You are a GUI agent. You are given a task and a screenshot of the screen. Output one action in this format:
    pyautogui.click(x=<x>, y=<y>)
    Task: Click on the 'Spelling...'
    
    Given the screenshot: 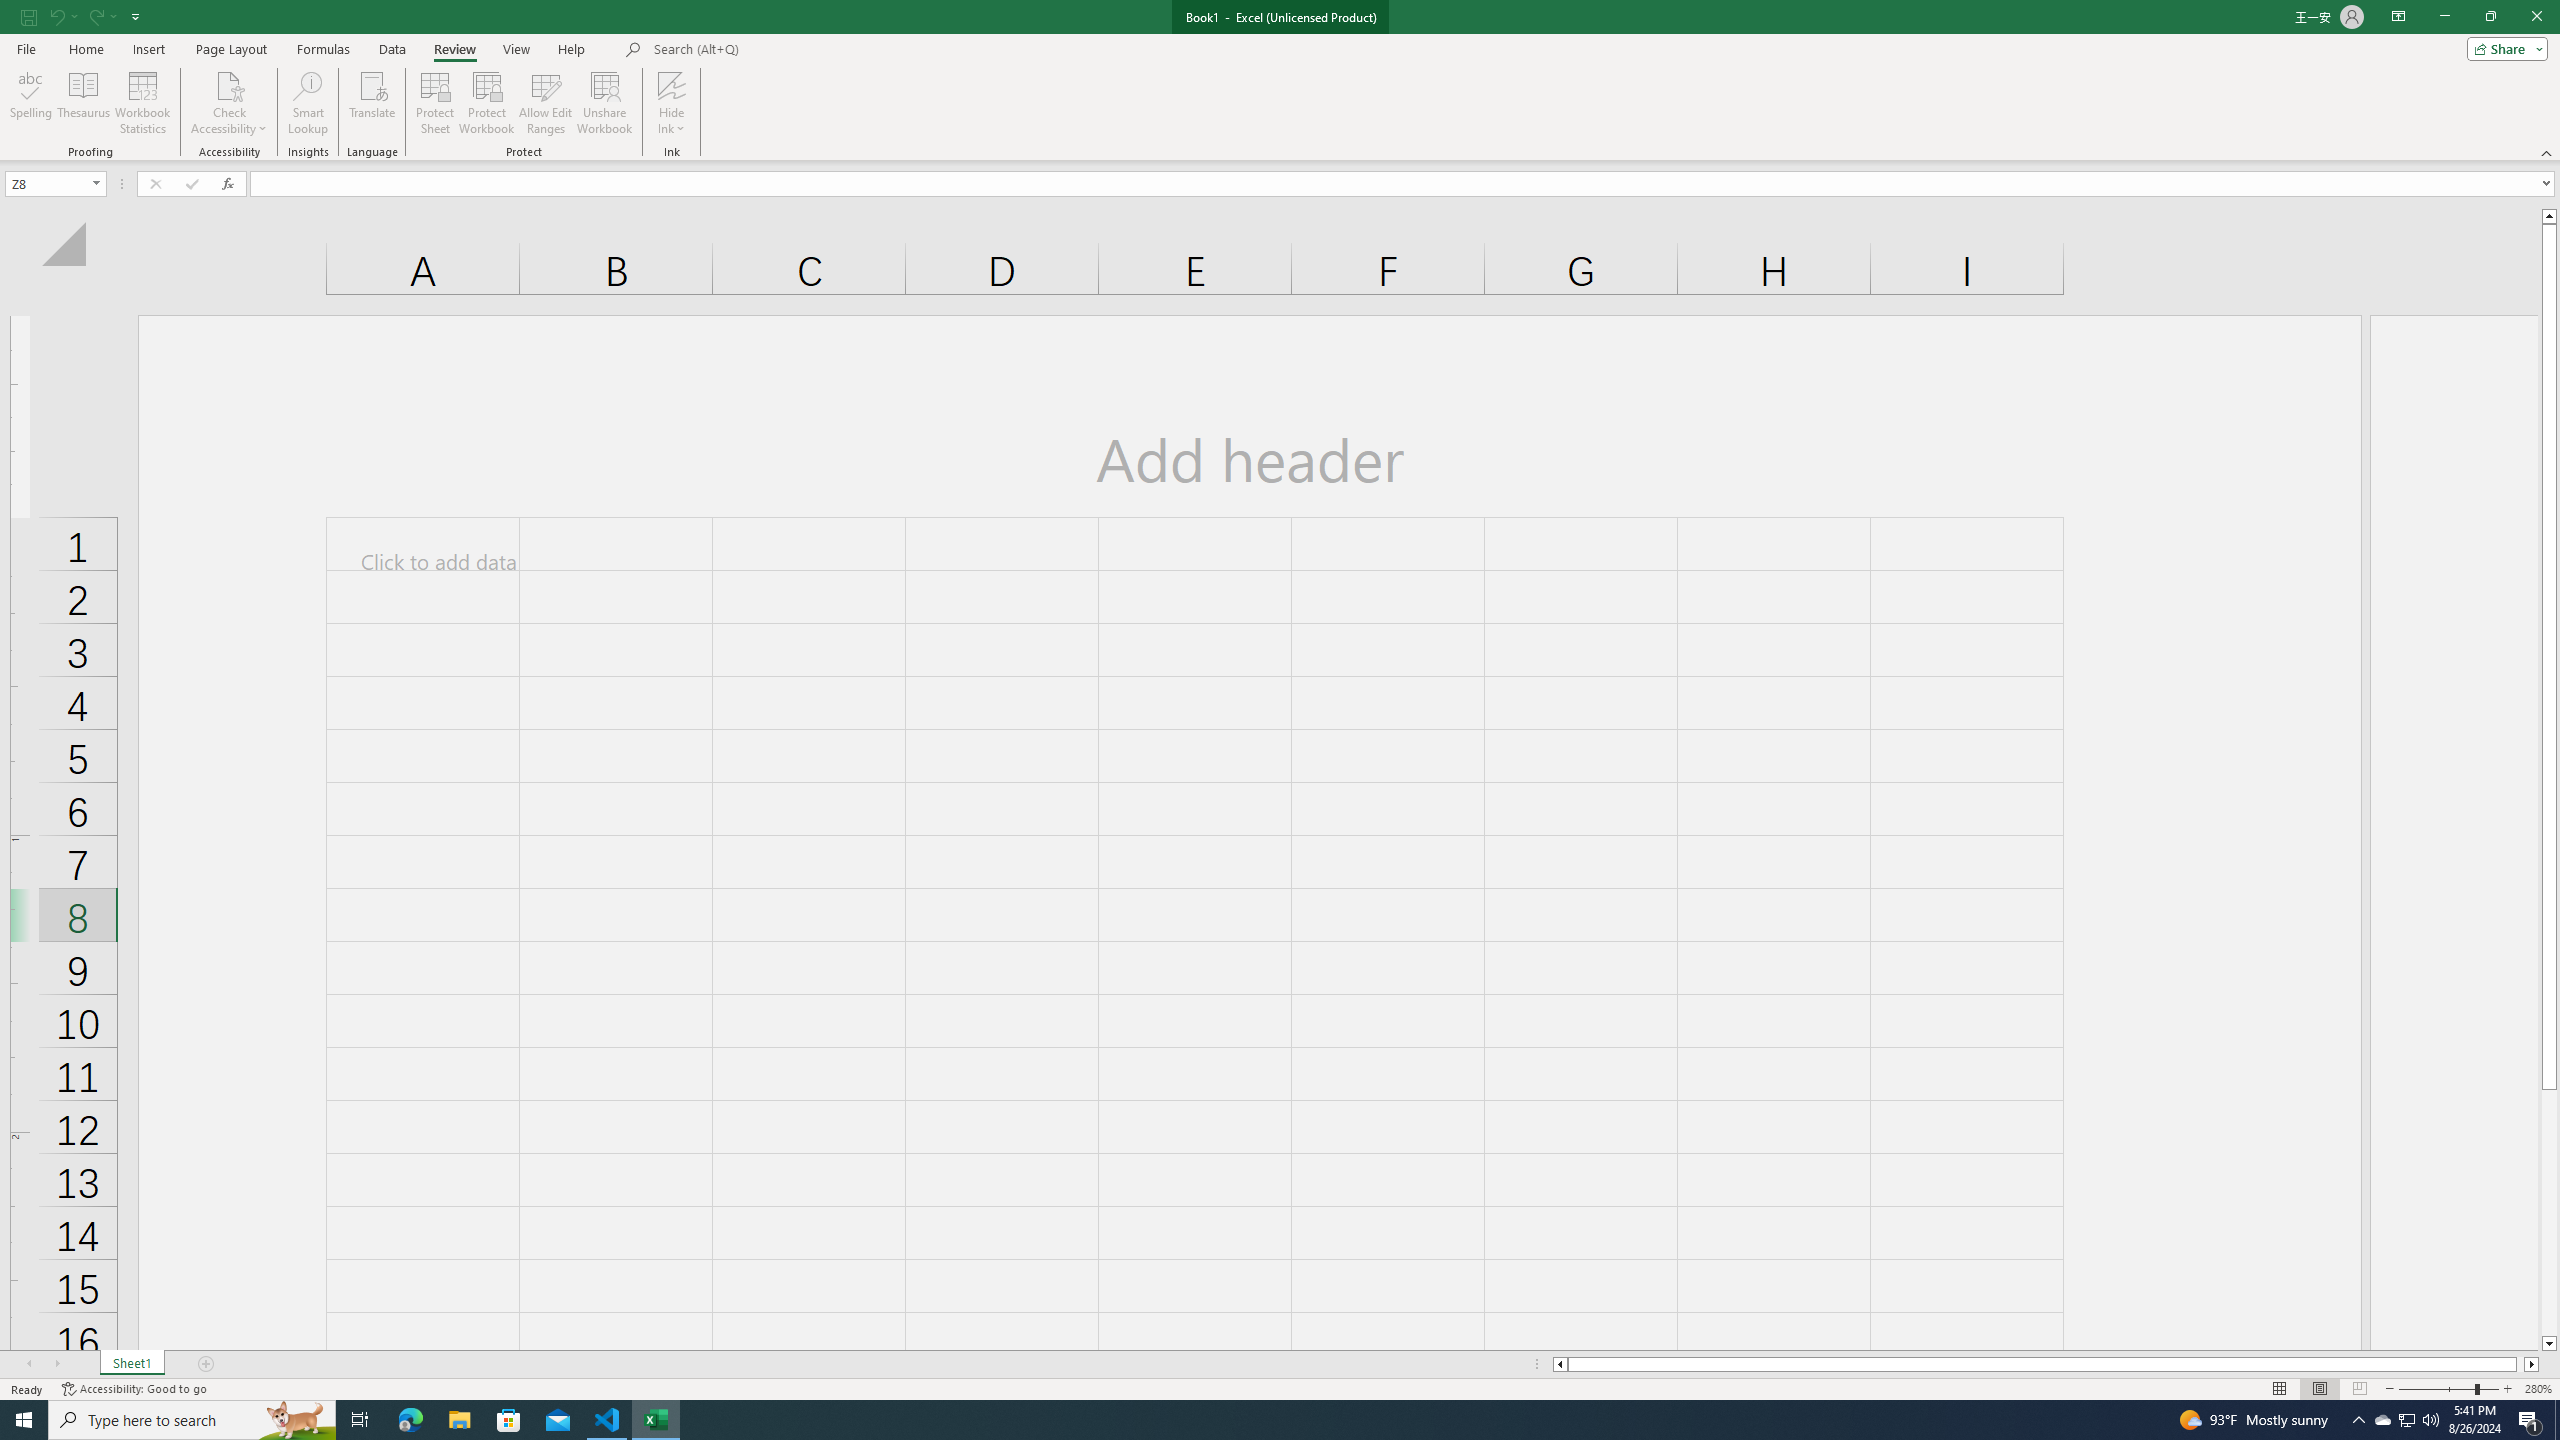 What is the action you would take?
    pyautogui.click(x=29, y=103)
    